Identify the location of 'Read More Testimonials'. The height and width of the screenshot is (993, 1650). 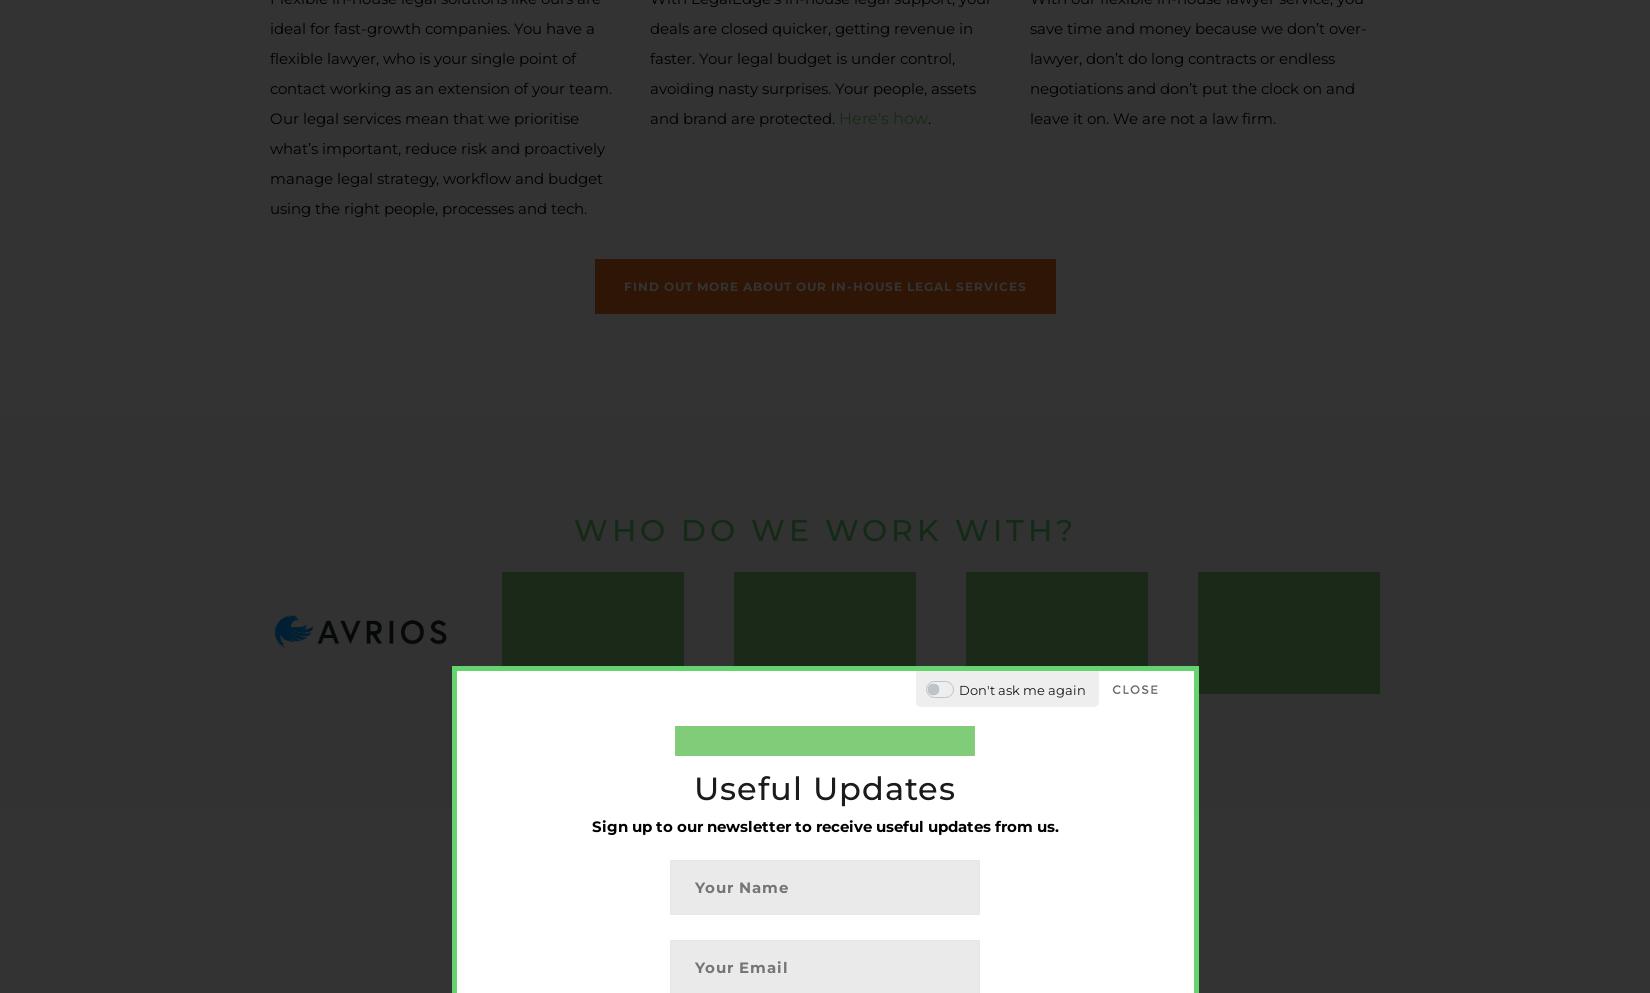
(823, 381).